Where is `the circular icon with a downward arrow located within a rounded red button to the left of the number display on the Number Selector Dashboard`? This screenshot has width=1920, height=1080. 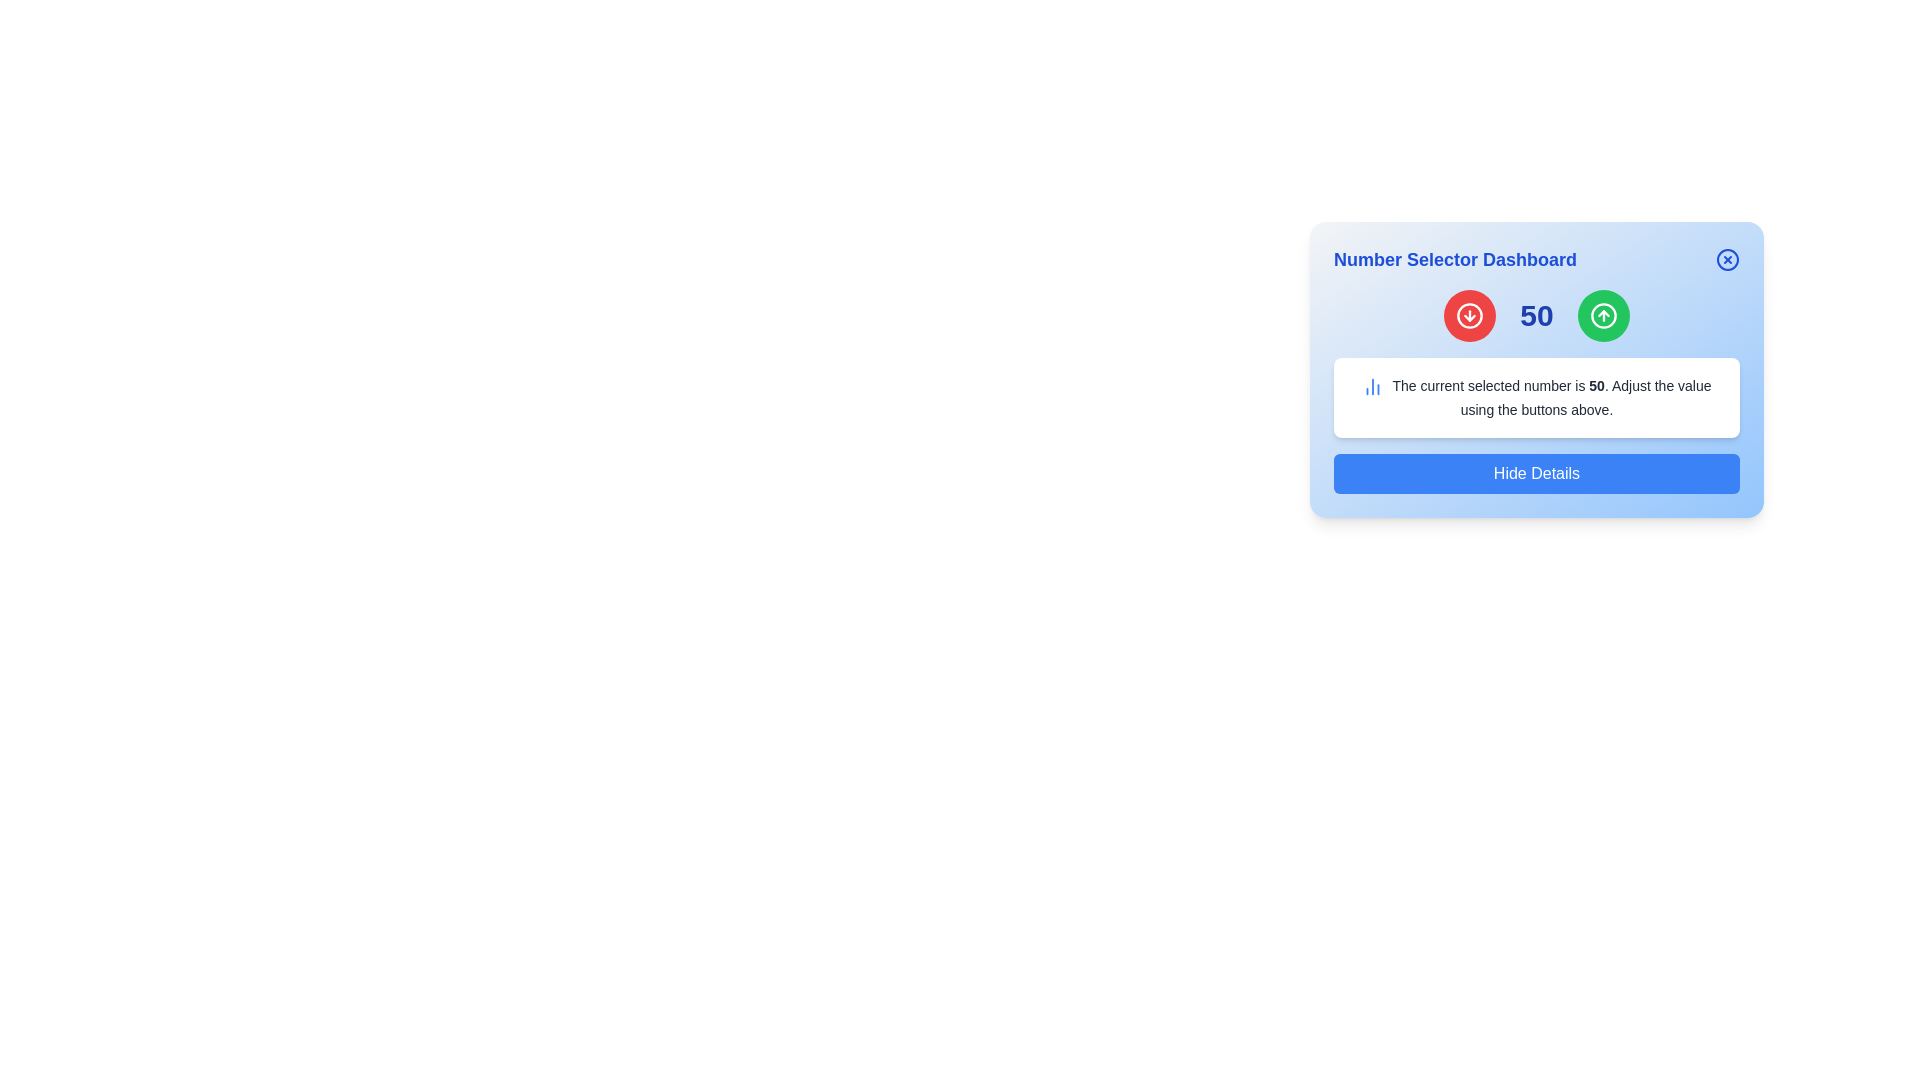 the circular icon with a downward arrow located within a rounded red button to the left of the number display on the Number Selector Dashboard is located at coordinates (1470, 315).